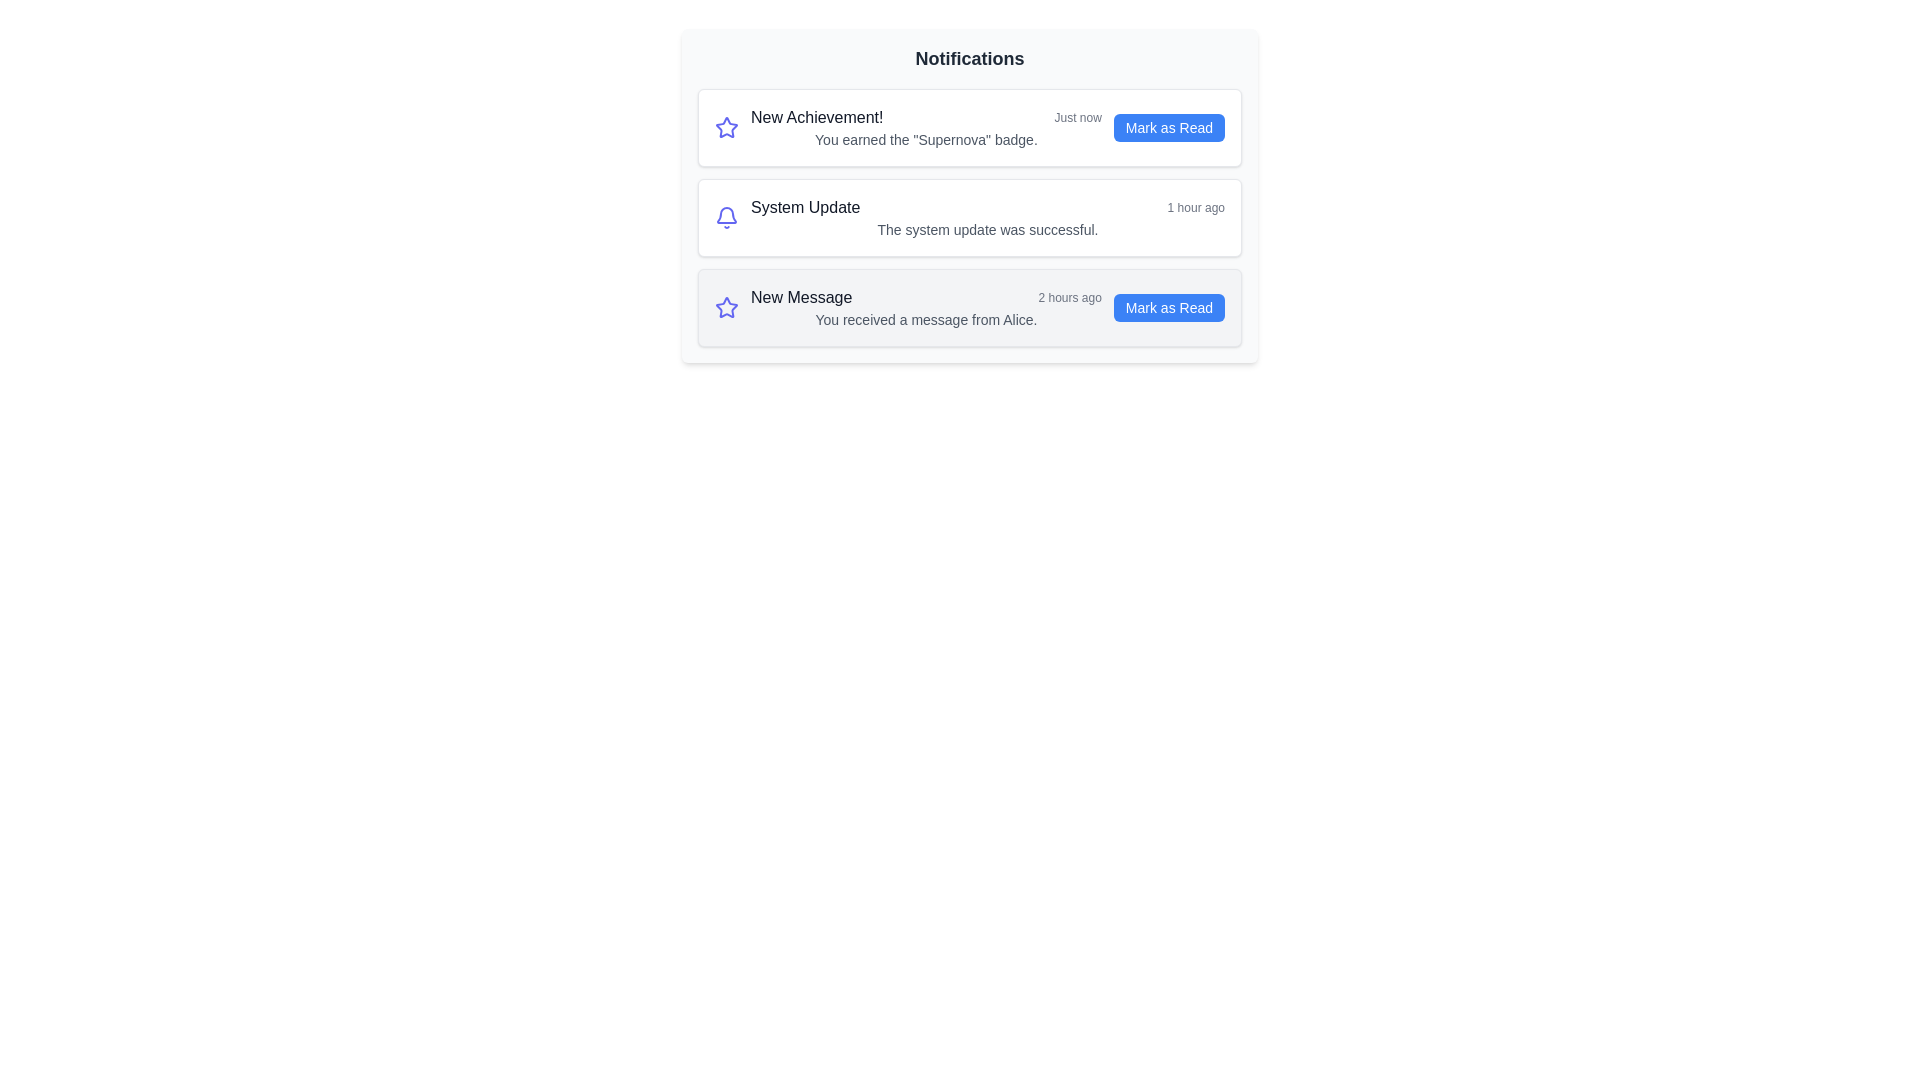 Image resolution: width=1920 pixels, height=1080 pixels. What do you see at coordinates (969, 57) in the screenshot?
I see `text content of the Heading element displaying 'Notifications' in bold, large dark gray font at the top center of the interface` at bounding box center [969, 57].